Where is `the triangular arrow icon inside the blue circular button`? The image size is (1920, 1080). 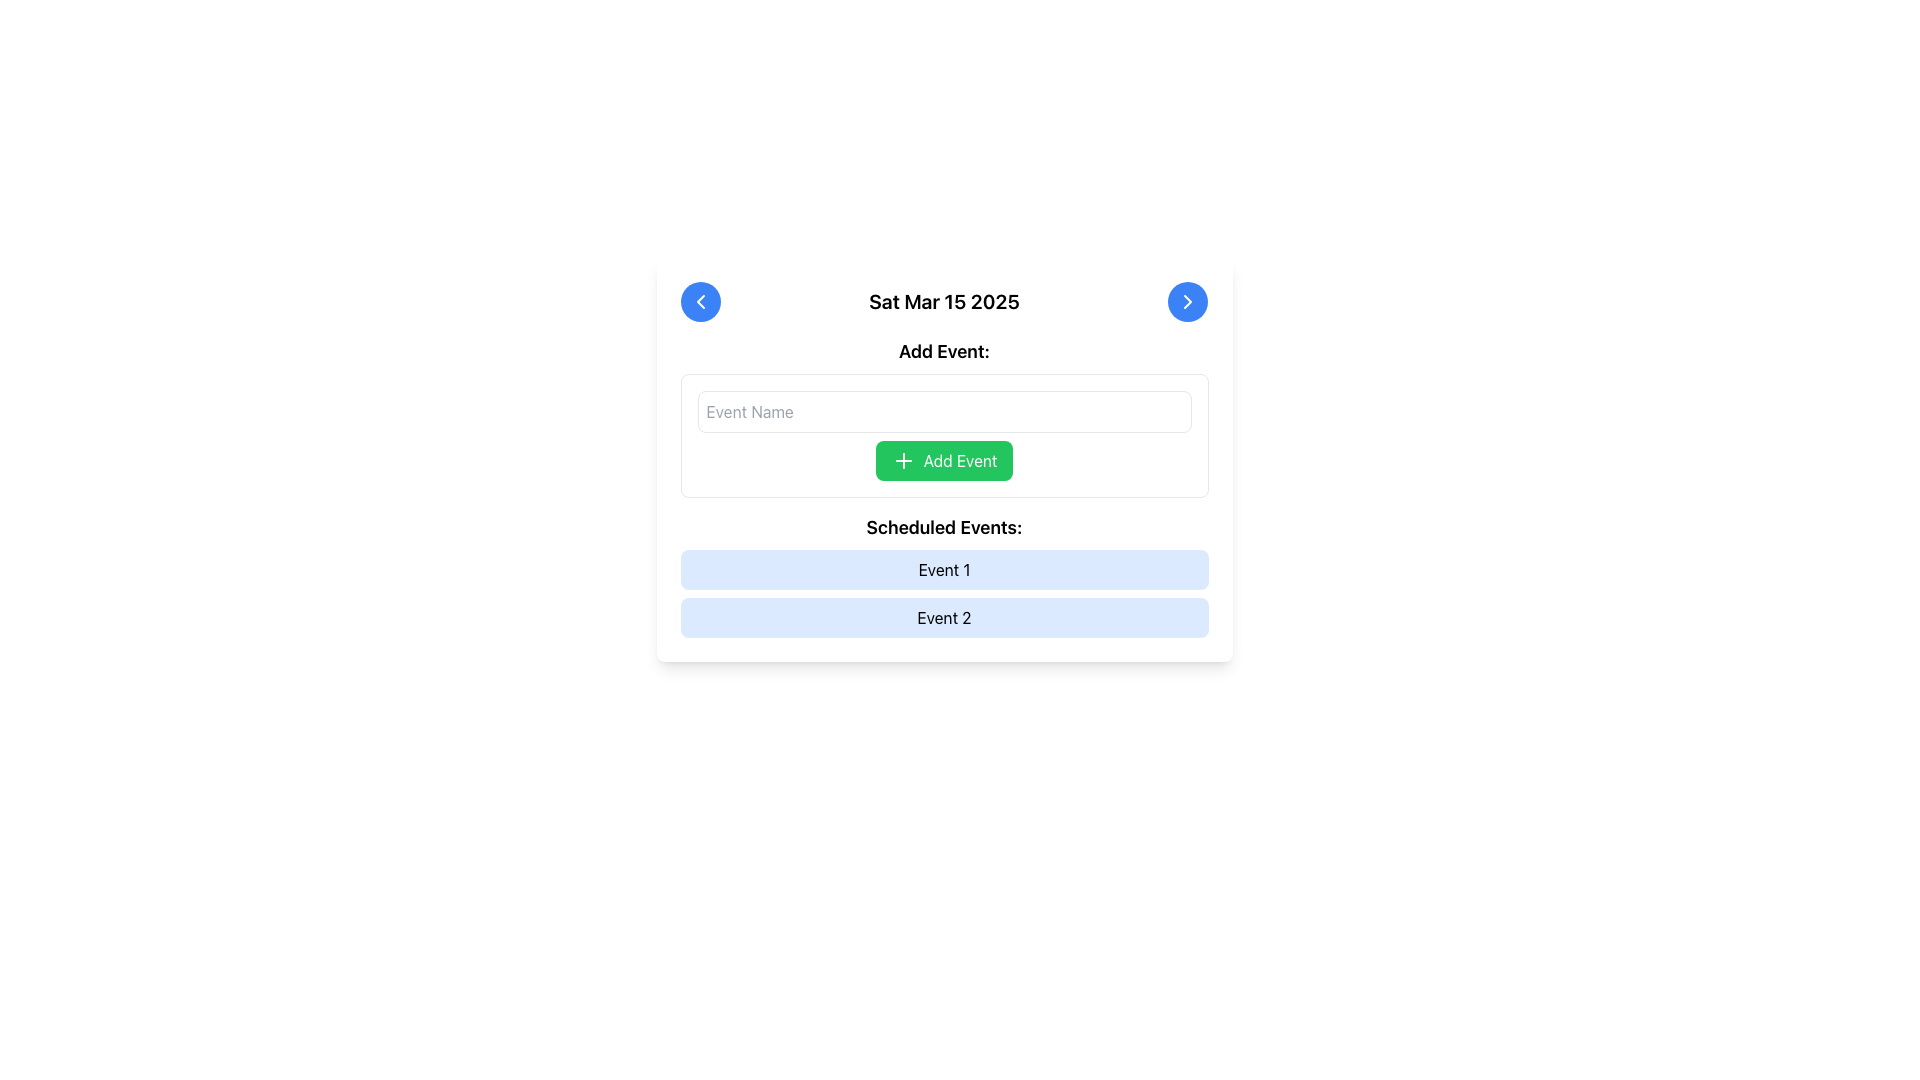
the triangular arrow icon inside the blue circular button is located at coordinates (700, 301).